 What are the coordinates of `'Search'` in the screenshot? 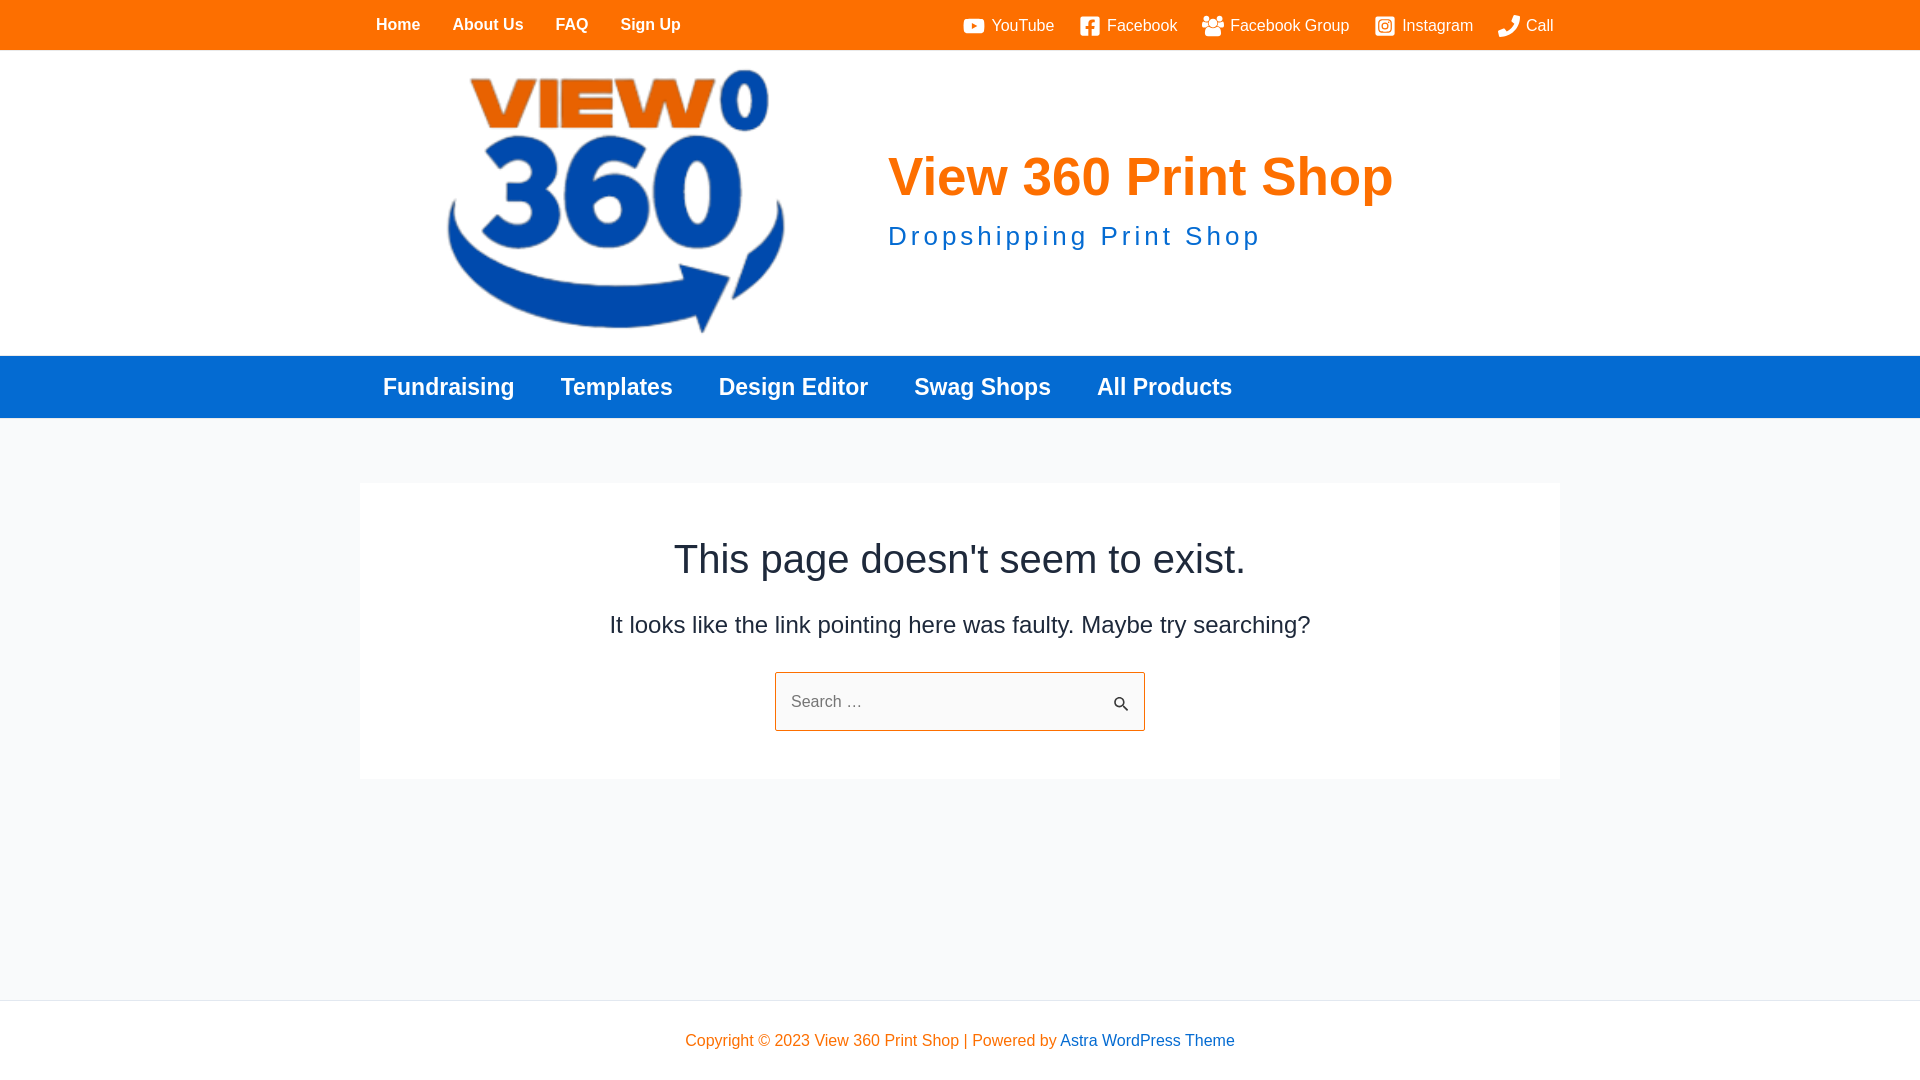 It's located at (1122, 692).